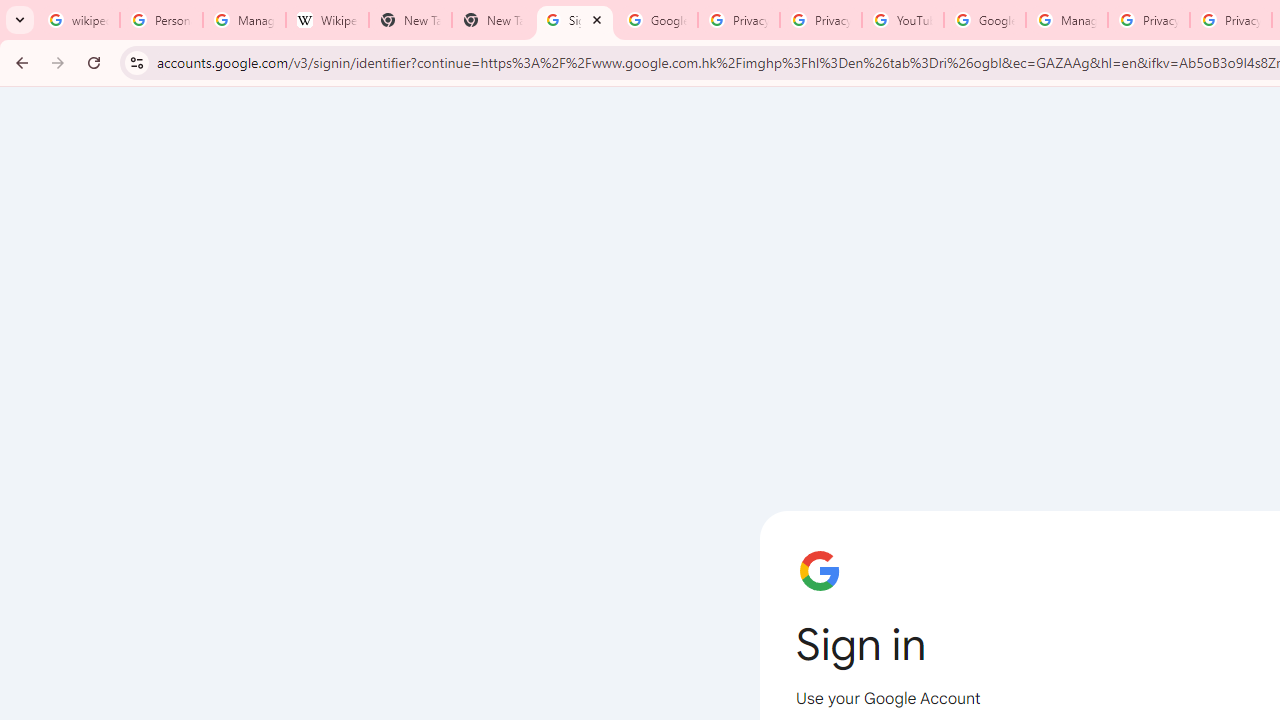  What do you see at coordinates (984, 20) in the screenshot?
I see `'Google Account Help'` at bounding box center [984, 20].